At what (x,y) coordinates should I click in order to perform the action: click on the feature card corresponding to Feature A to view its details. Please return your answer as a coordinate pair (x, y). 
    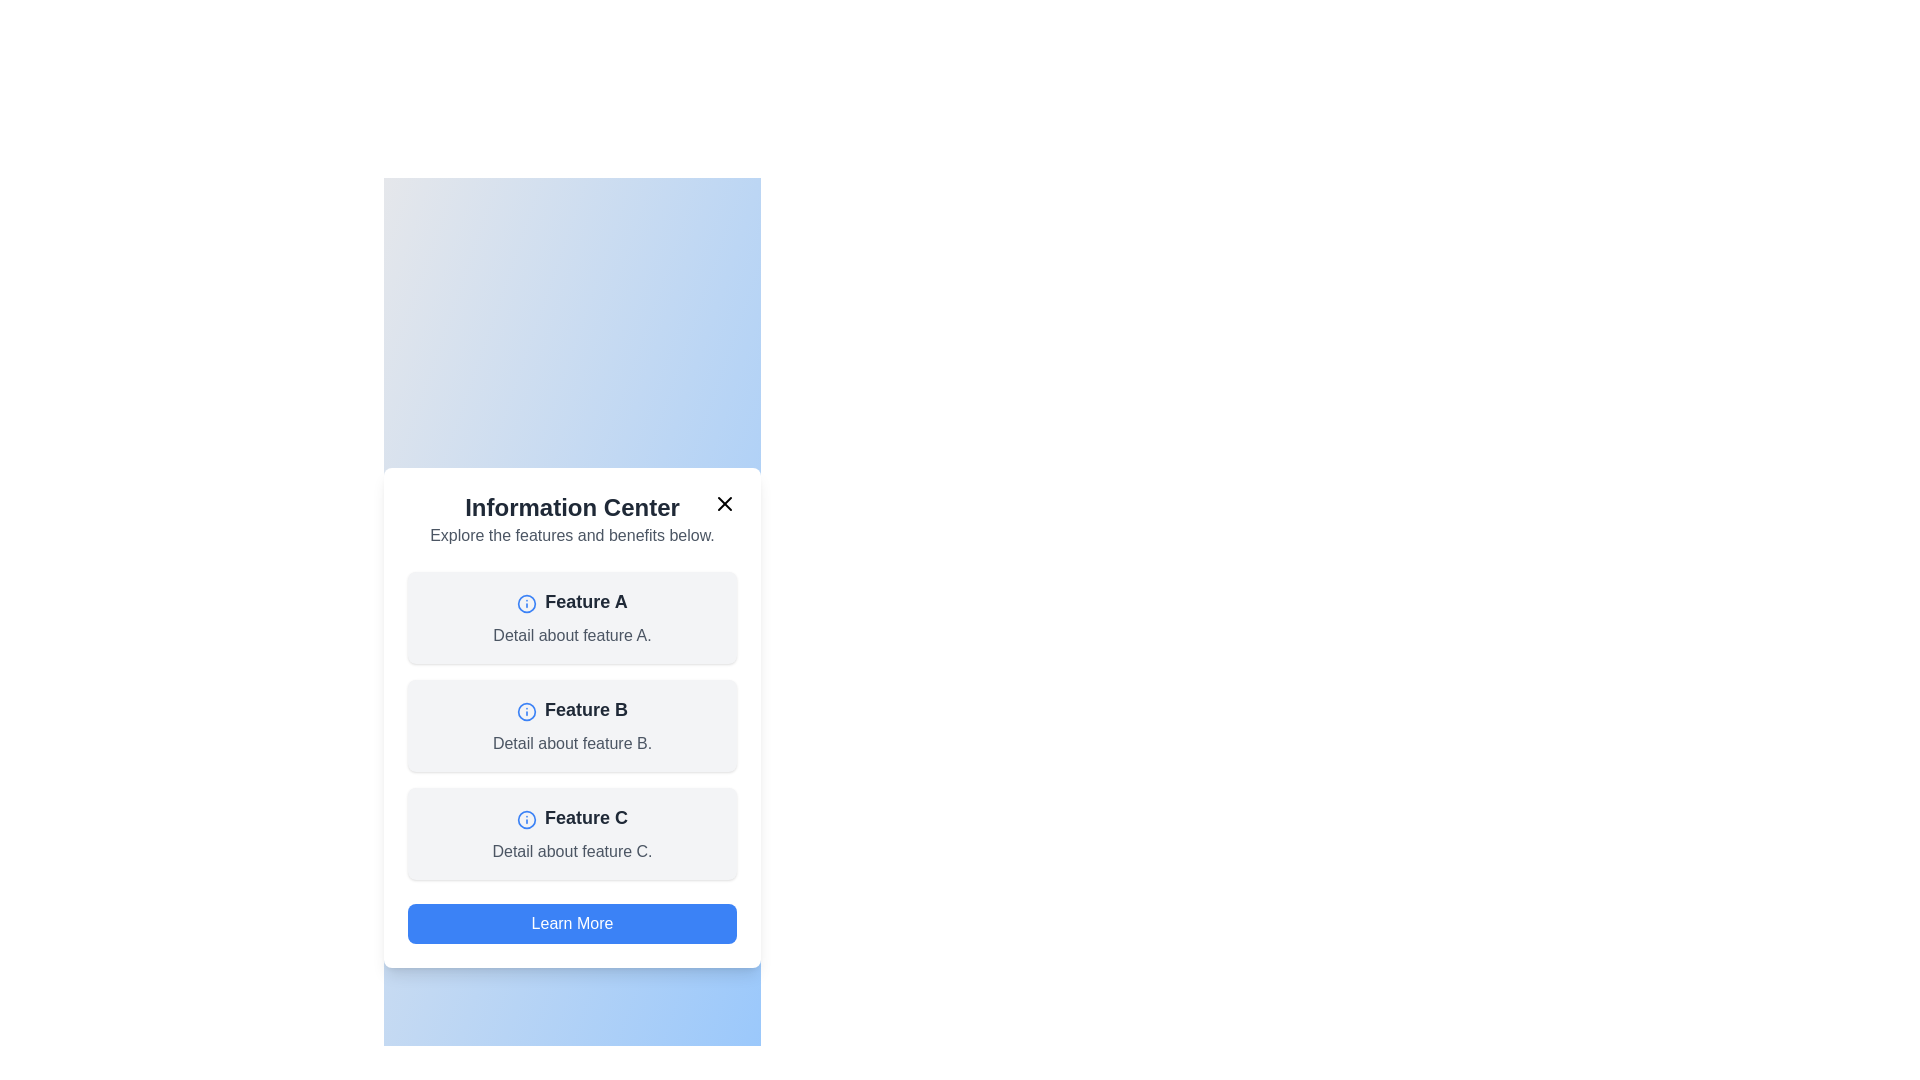
    Looking at the image, I should click on (571, 616).